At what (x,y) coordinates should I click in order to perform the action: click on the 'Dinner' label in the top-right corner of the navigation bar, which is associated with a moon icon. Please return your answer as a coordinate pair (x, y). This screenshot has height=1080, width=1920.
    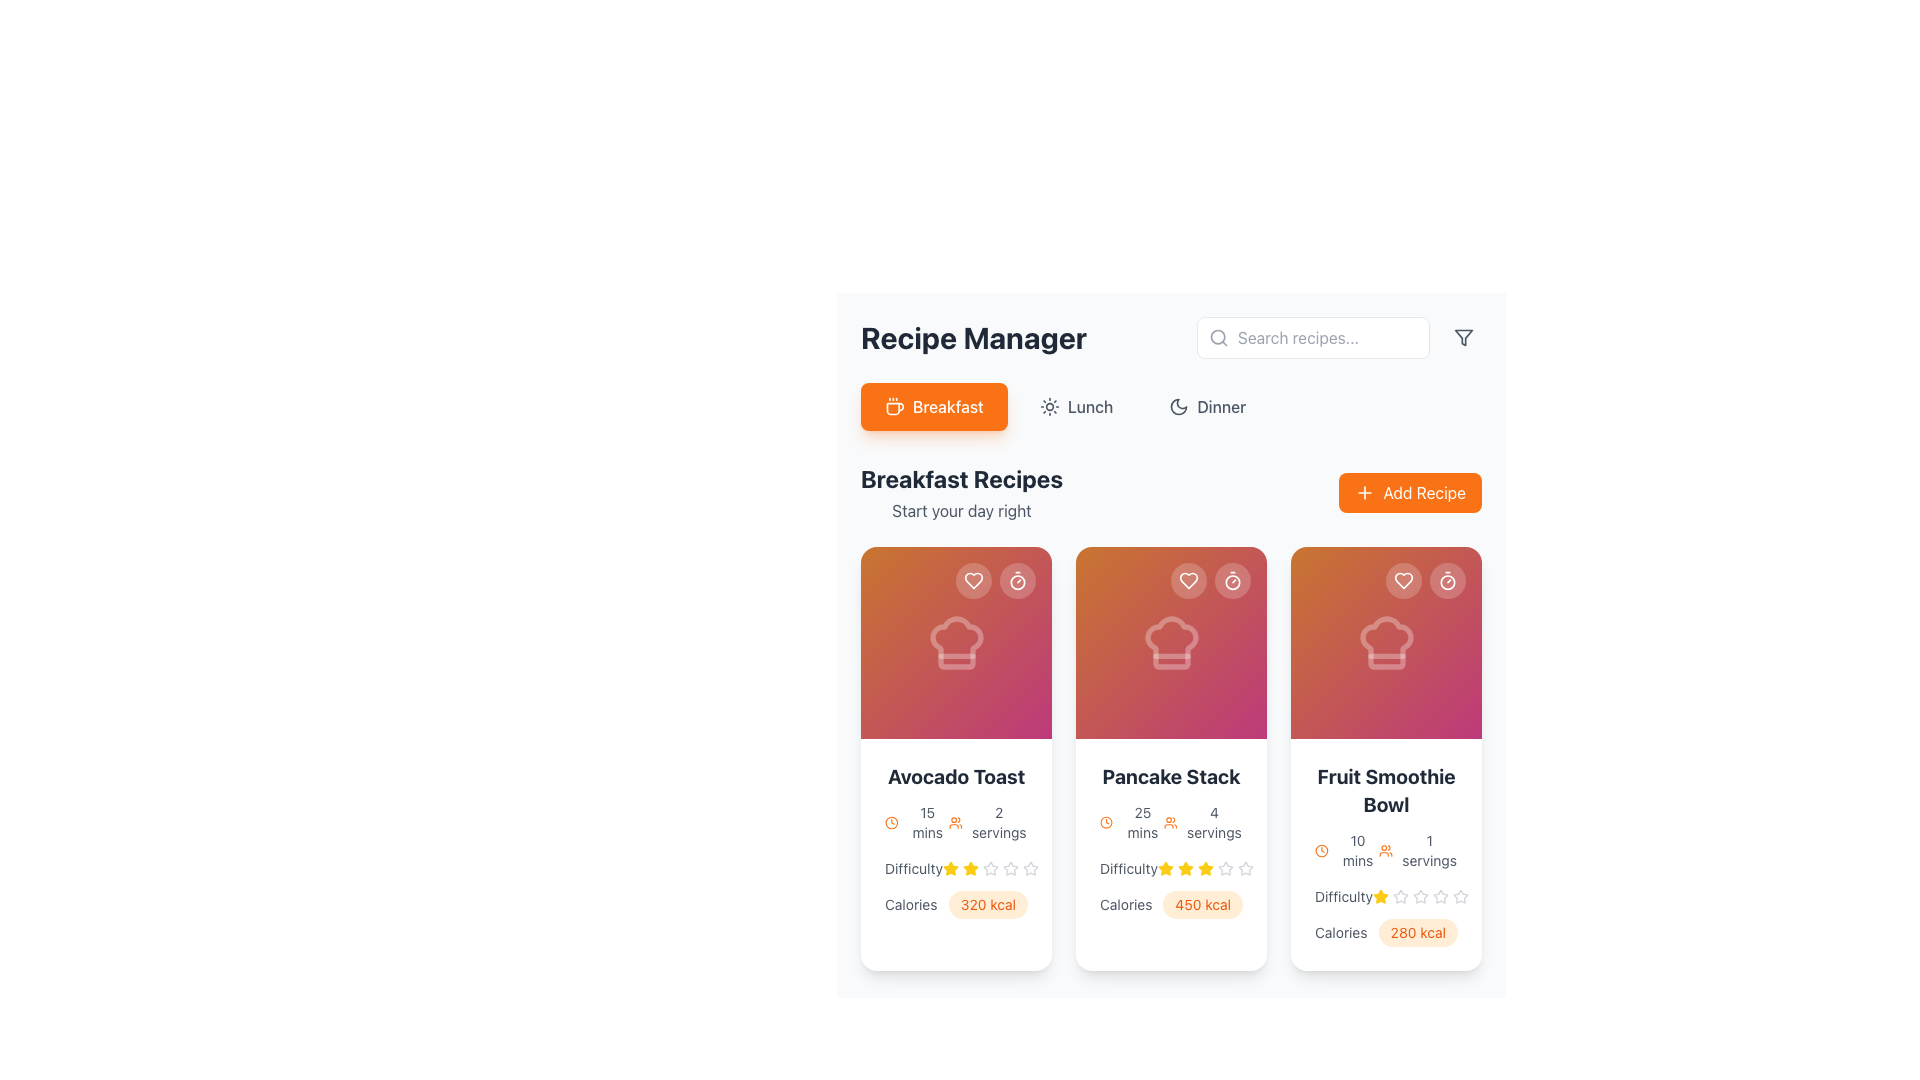
    Looking at the image, I should click on (1220, 406).